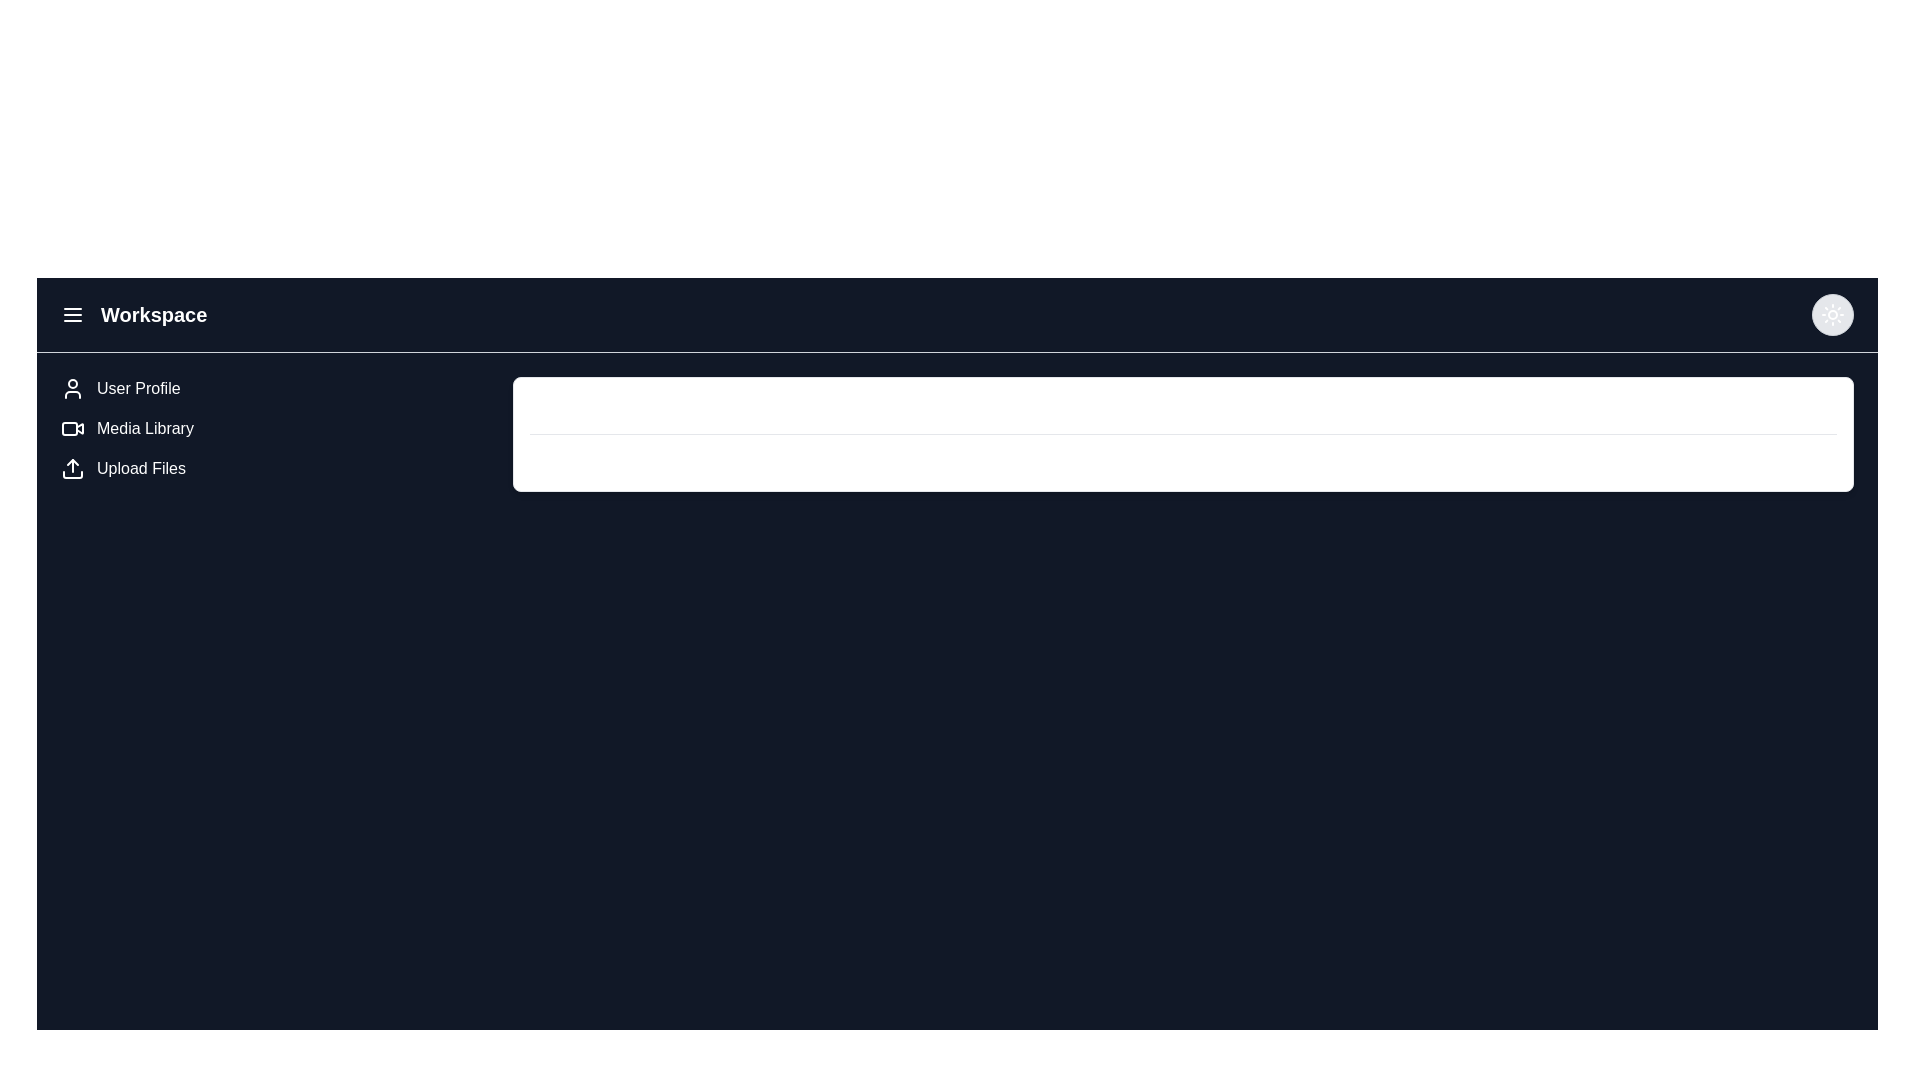  I want to click on the 'Workspace' menu item, which is a bold white text element located at the top-left corner of the interface, so click(133, 315).